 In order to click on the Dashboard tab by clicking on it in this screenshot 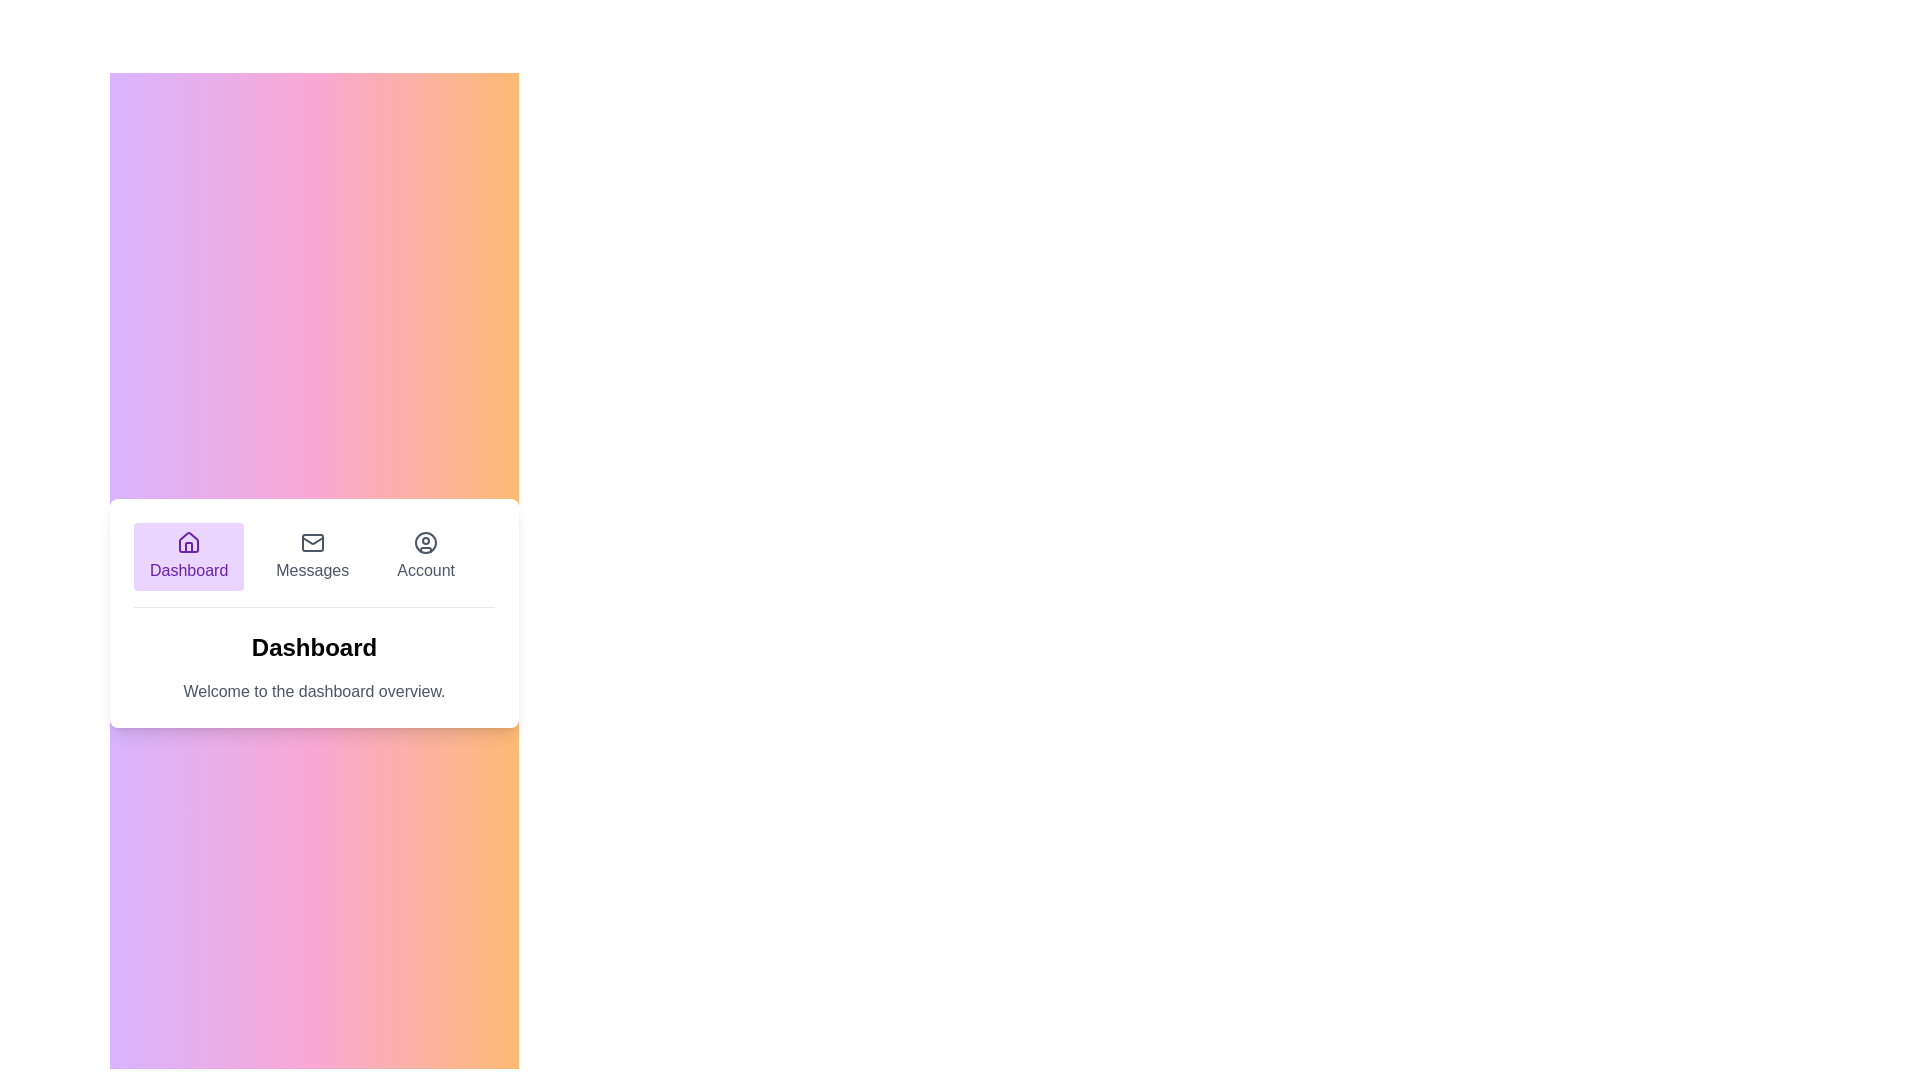, I will do `click(188, 555)`.